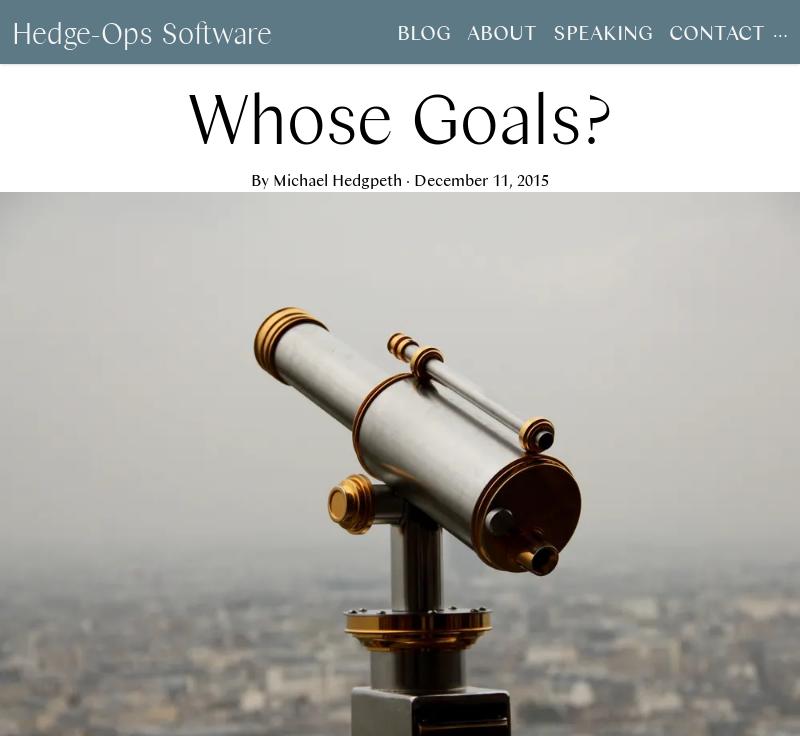  I want to click on '...', so click(779, 30).